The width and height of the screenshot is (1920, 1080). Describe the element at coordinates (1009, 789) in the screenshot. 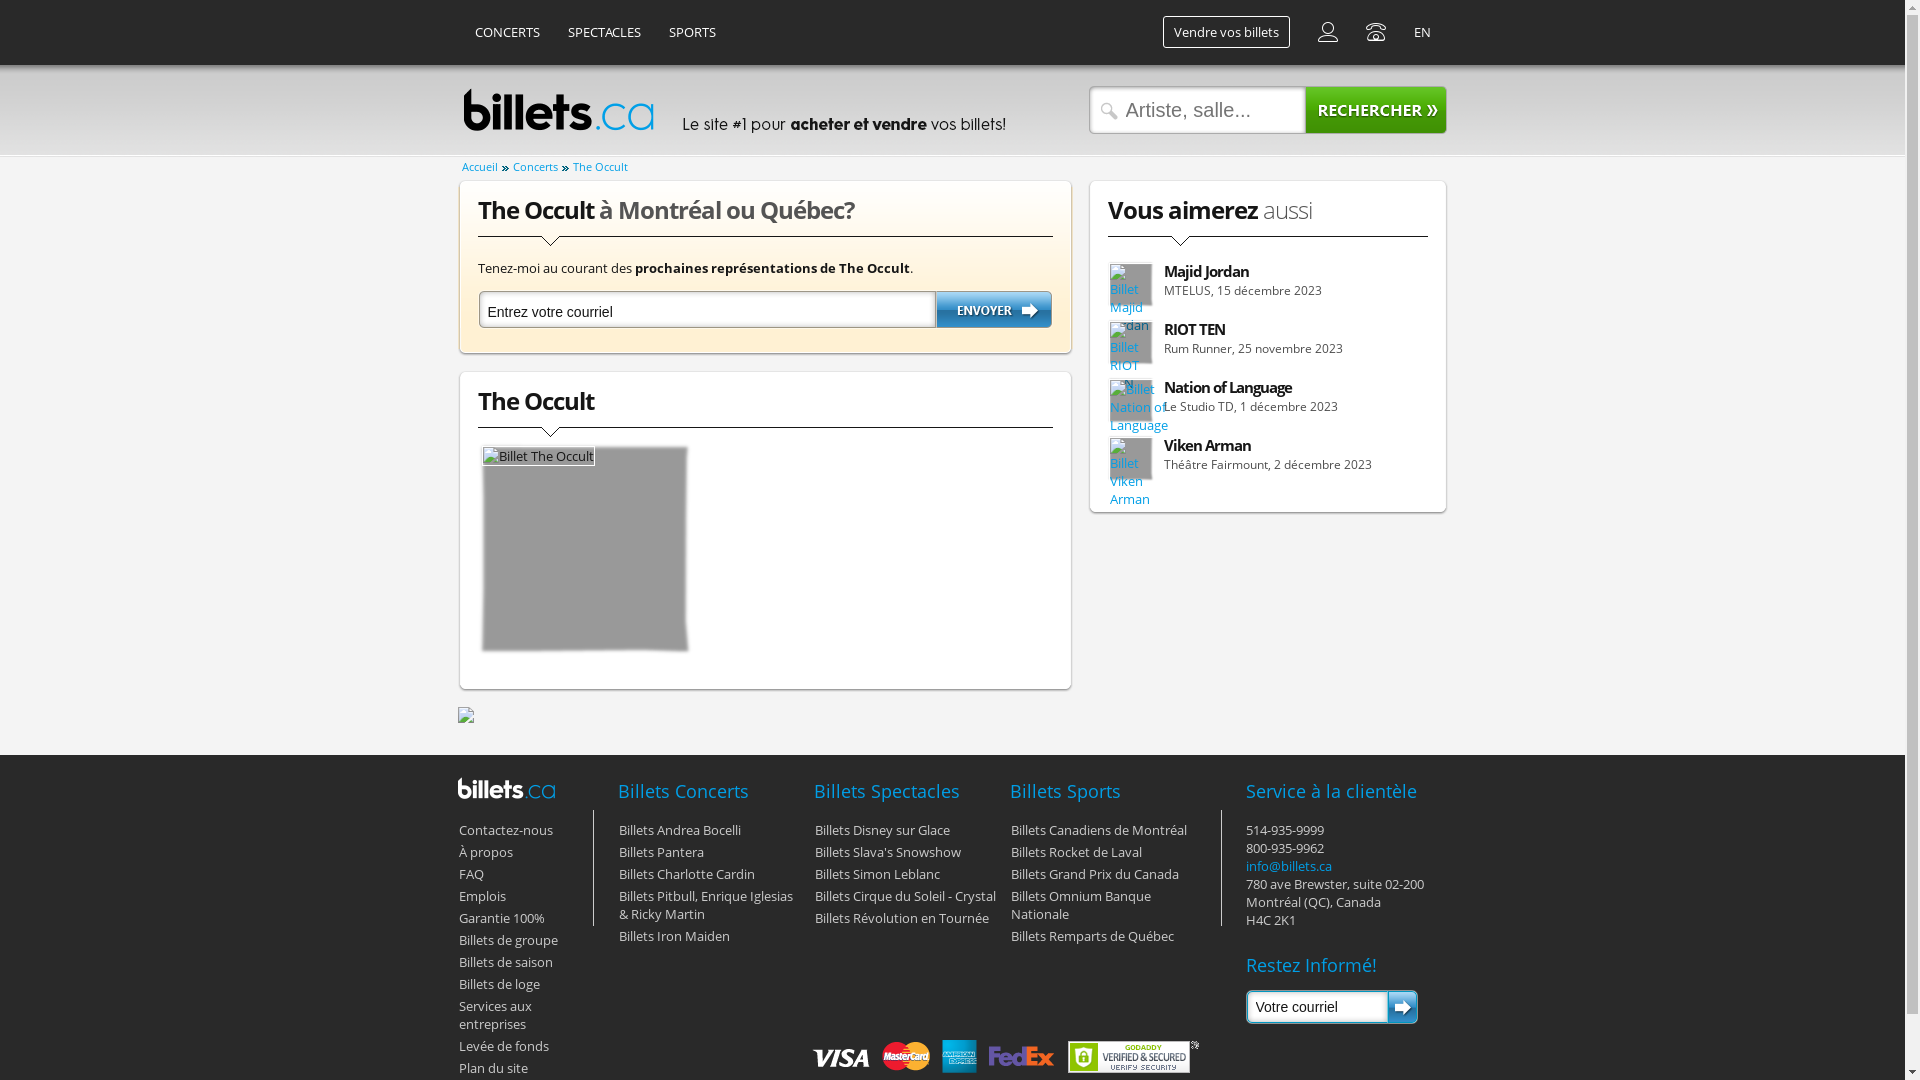

I see `'Billets Sports'` at that location.